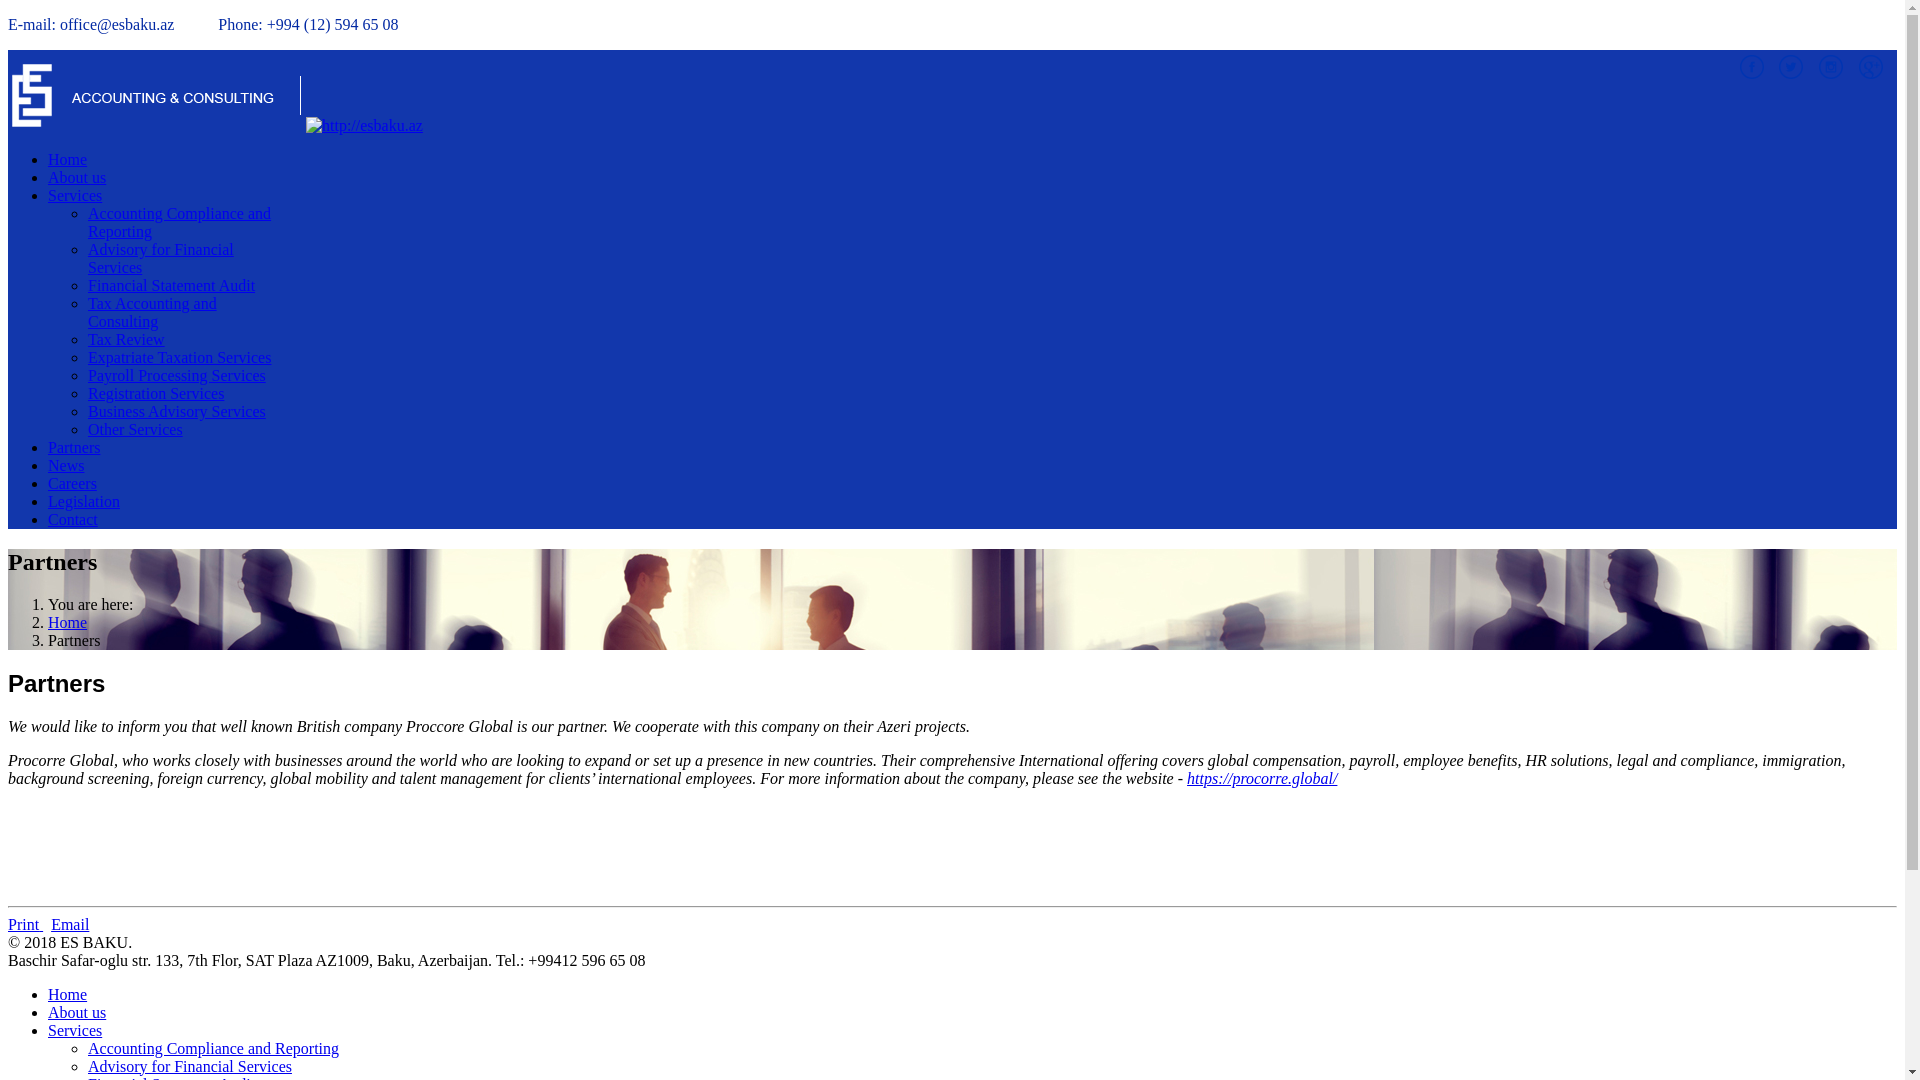 The width and height of the screenshot is (1920, 1080). I want to click on 'Expatriate Taxation Services', so click(179, 356).